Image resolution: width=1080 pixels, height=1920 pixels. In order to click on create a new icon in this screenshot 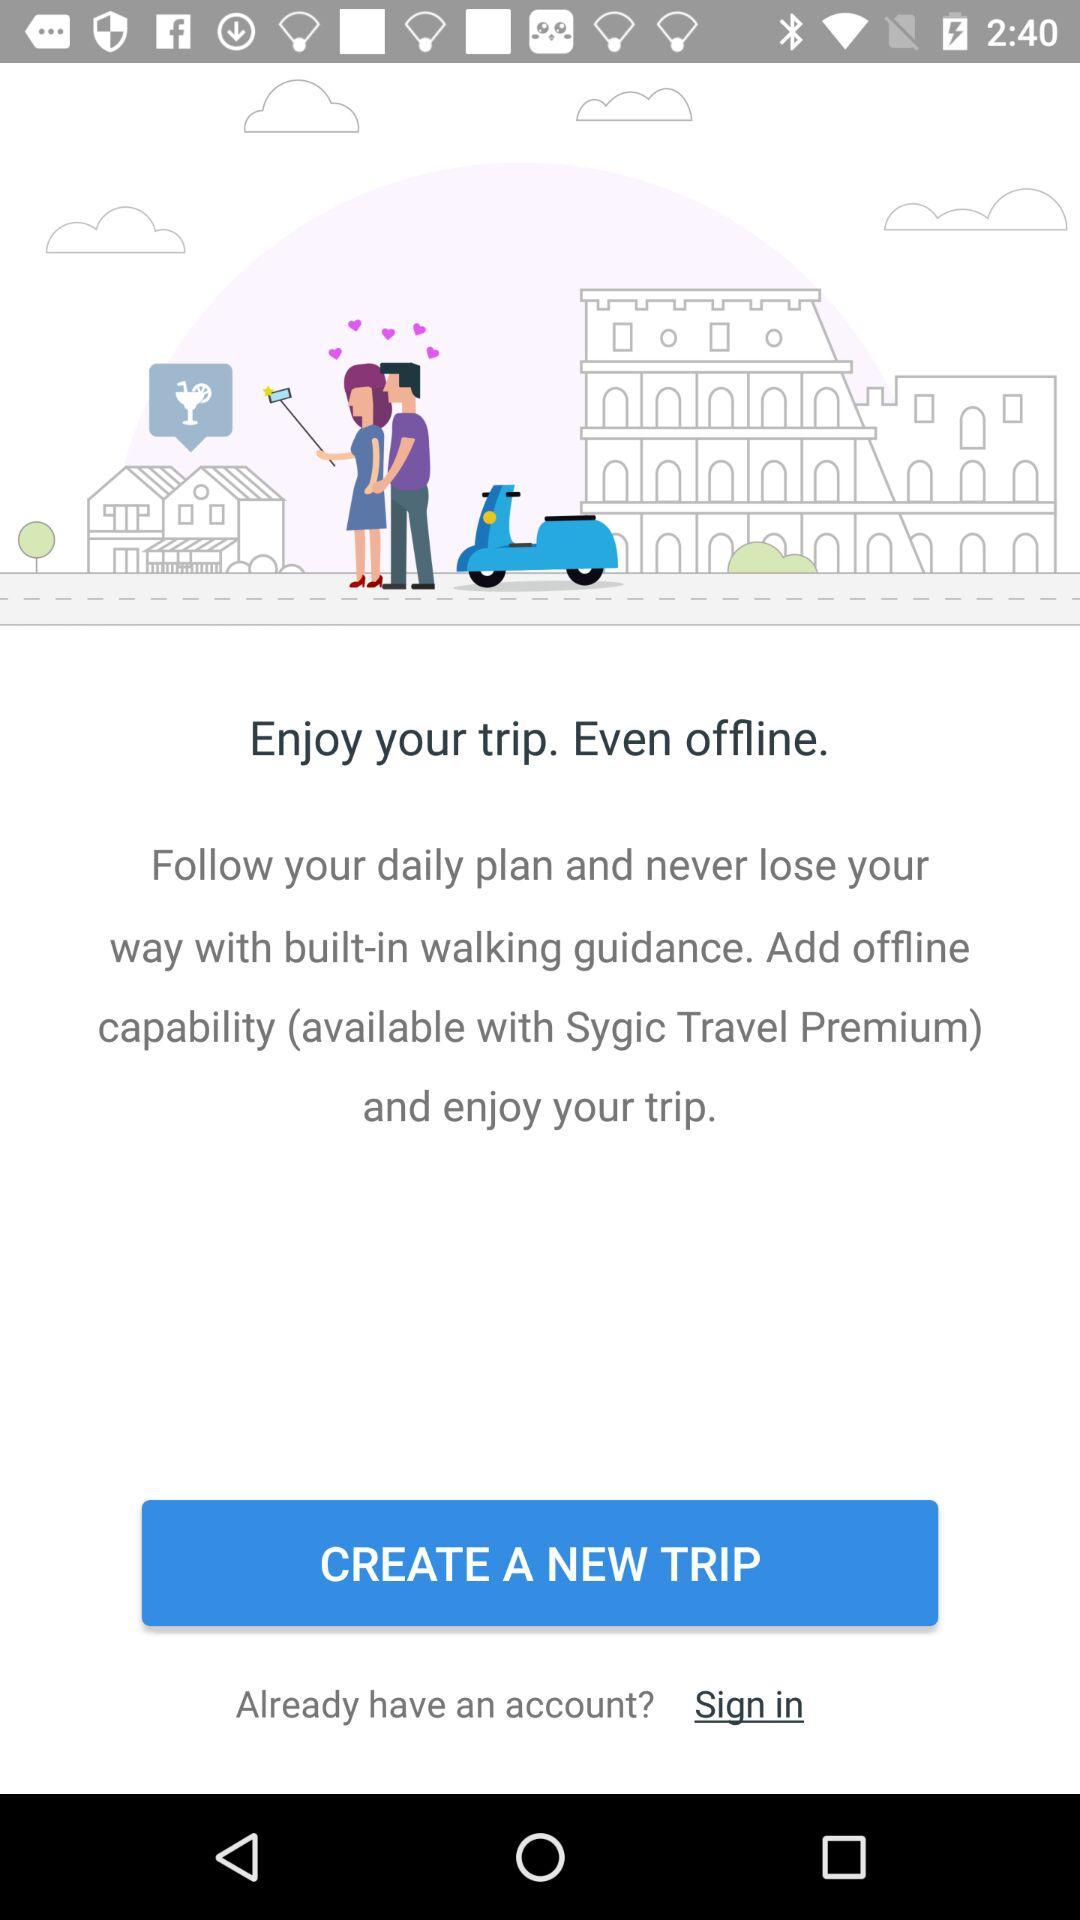, I will do `click(540, 1562)`.